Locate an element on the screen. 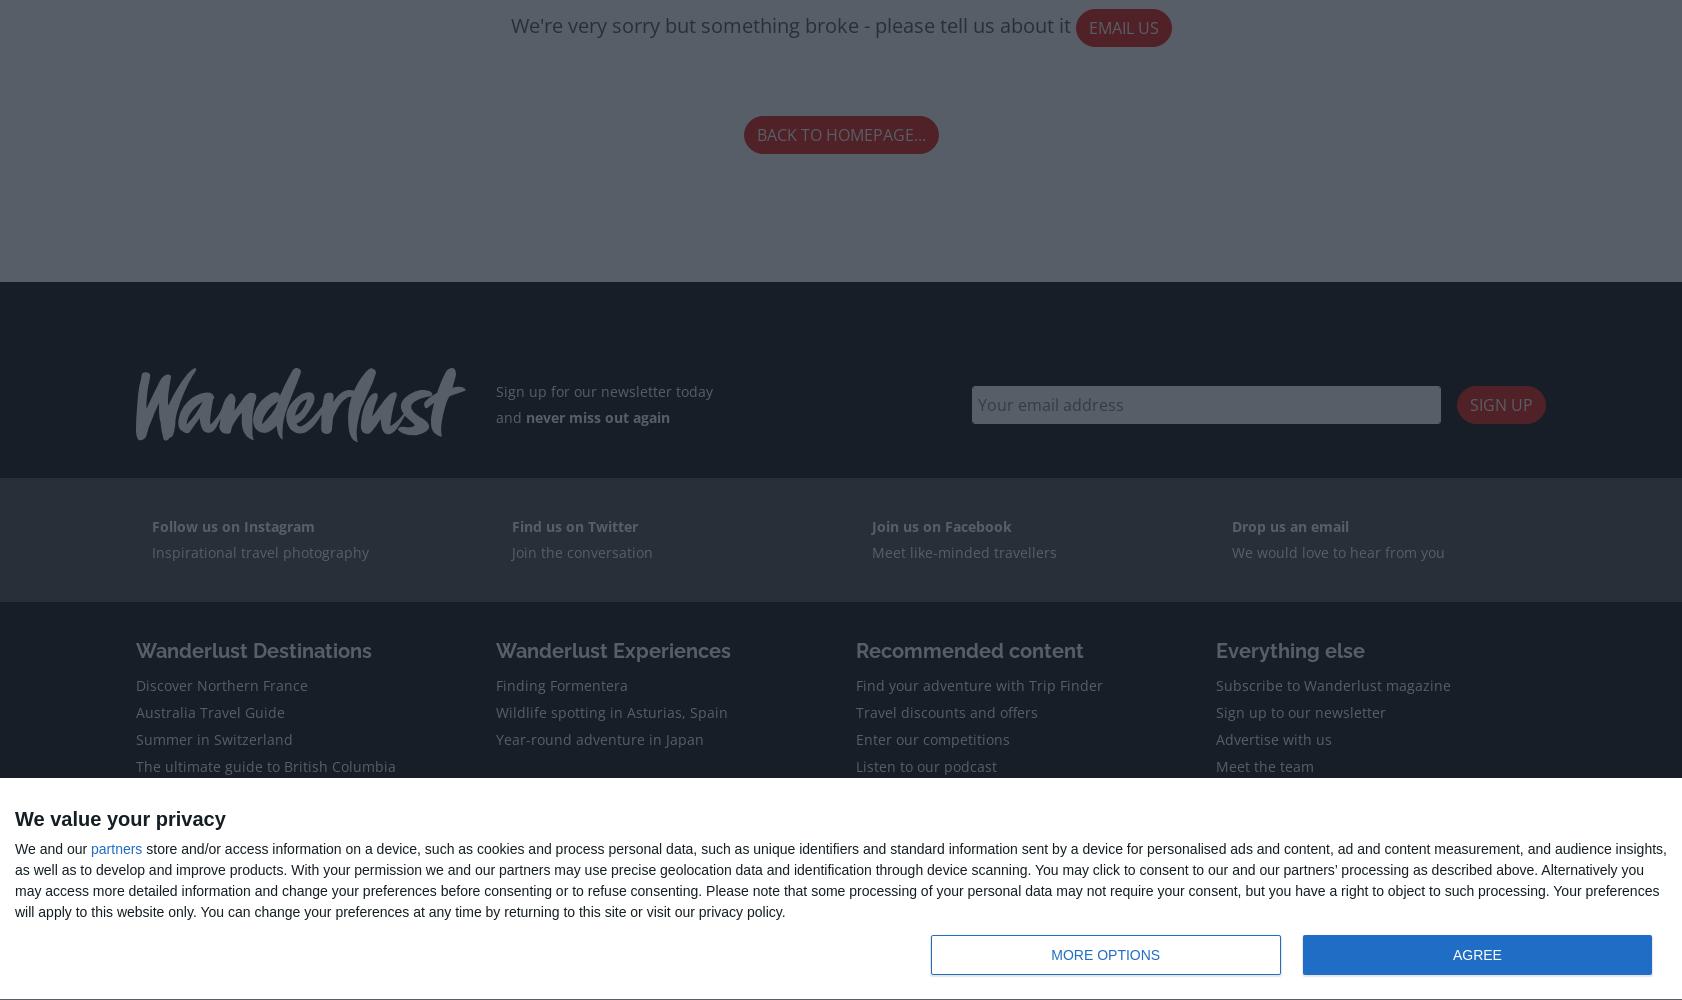  'Meet the team' is located at coordinates (1265, 765).